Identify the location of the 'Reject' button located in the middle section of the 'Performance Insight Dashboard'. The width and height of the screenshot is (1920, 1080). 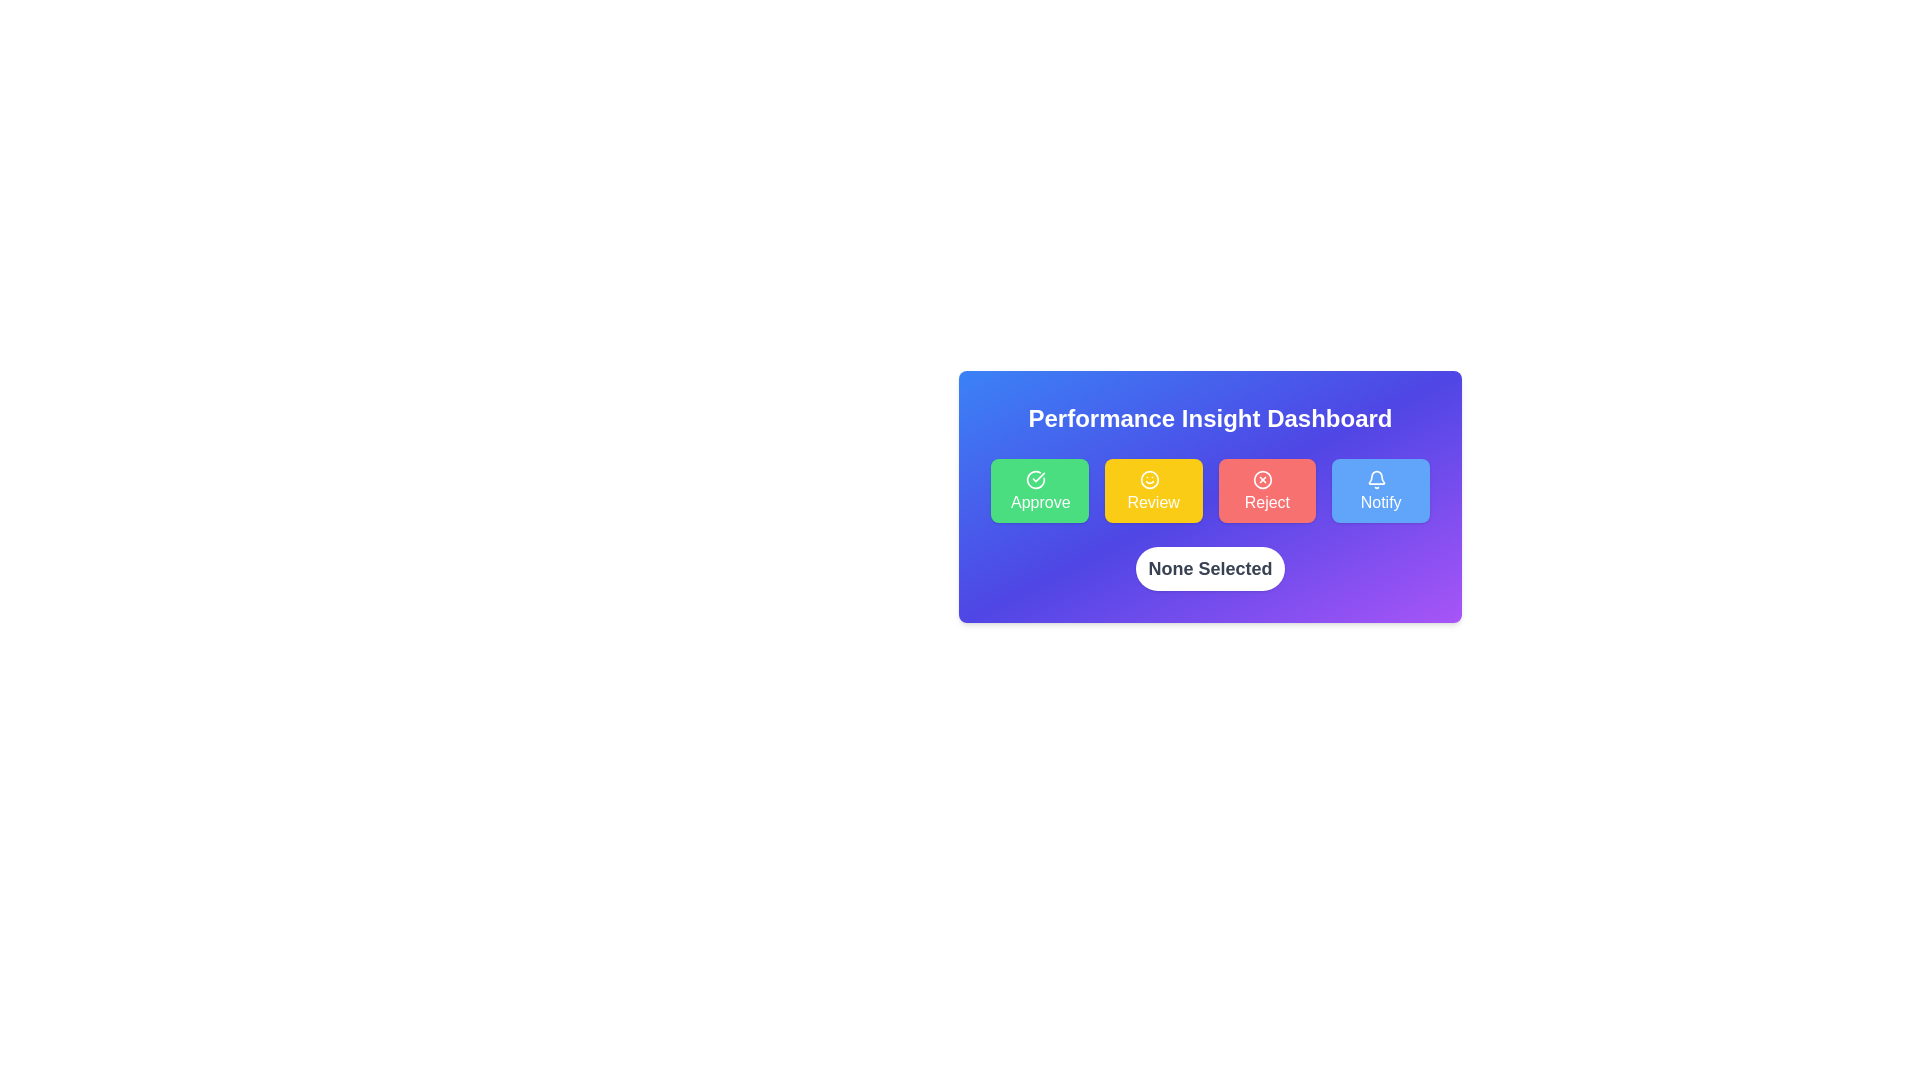
(1209, 496).